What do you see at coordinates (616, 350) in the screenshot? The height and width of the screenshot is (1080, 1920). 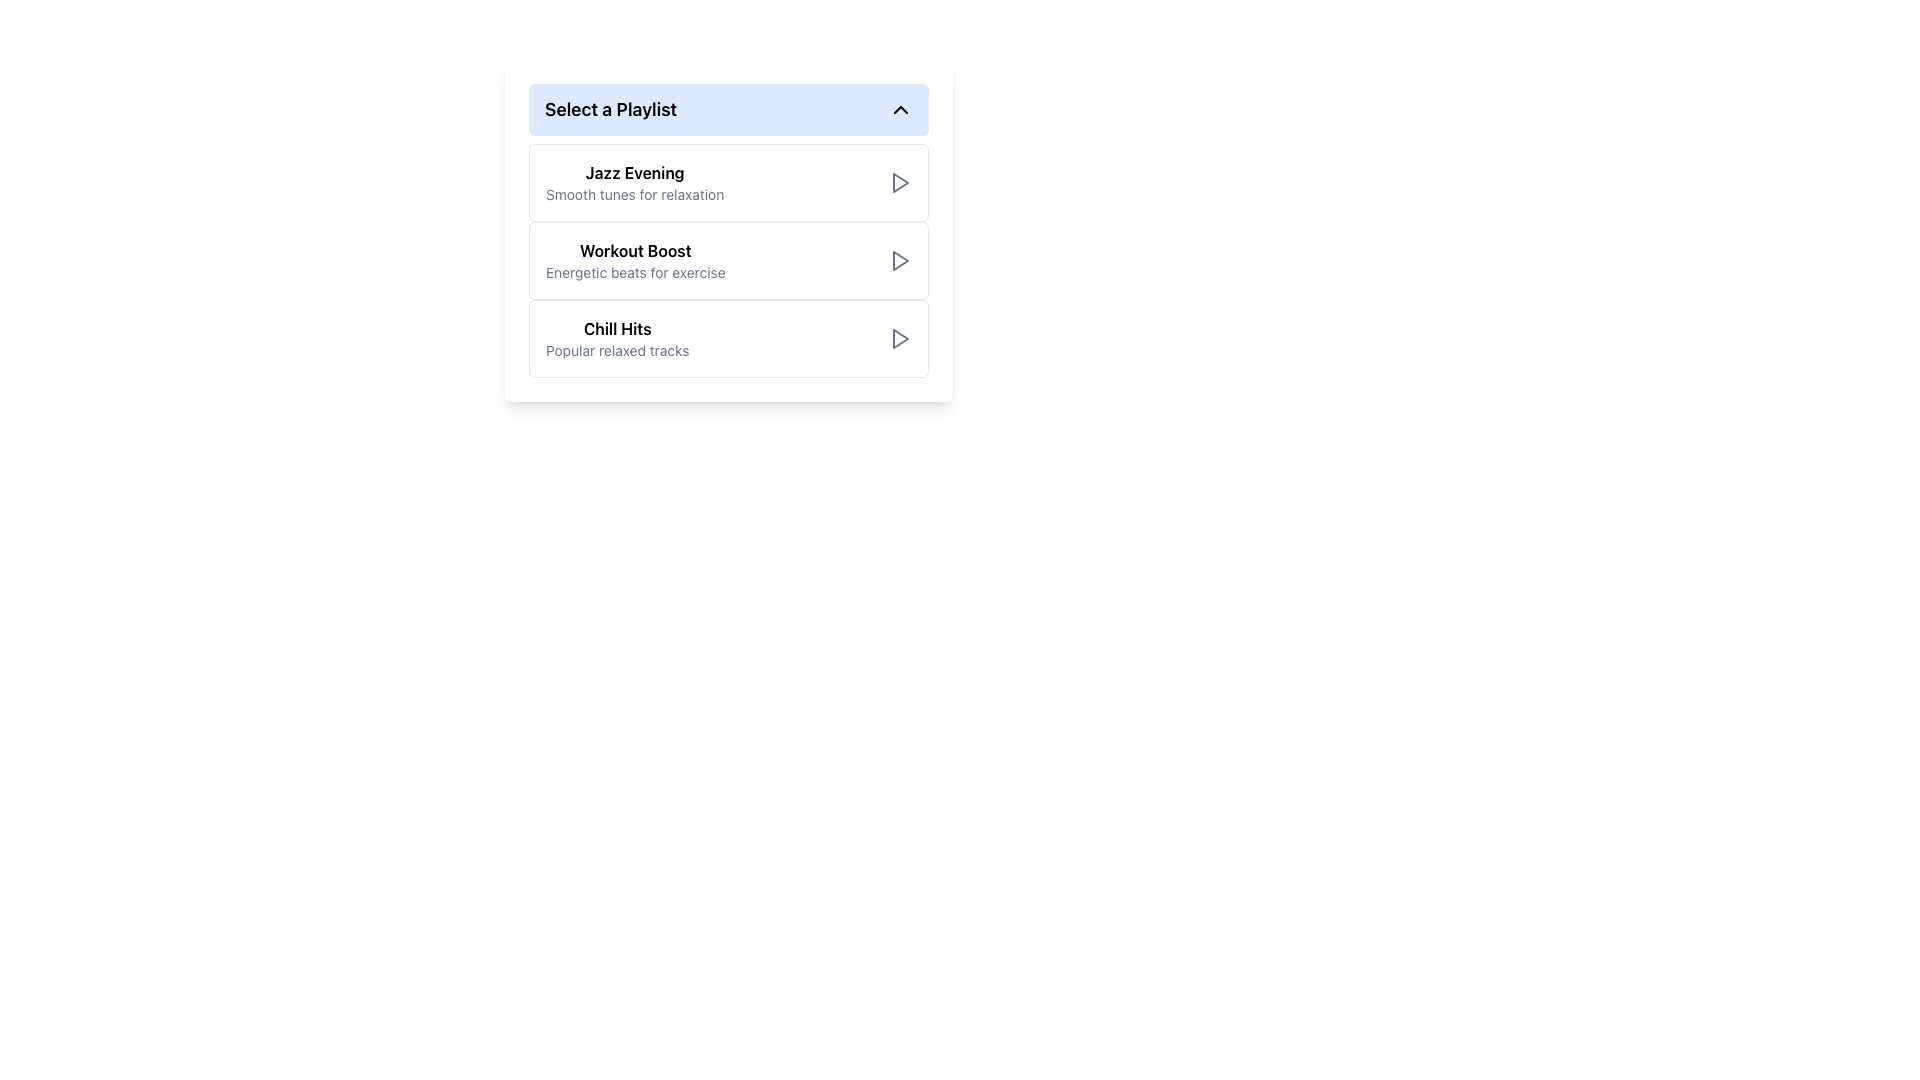 I see `descriptive information displayed in the text label located directly below the 'Chill Hits' label, which serves as its subtitle` at bounding box center [616, 350].